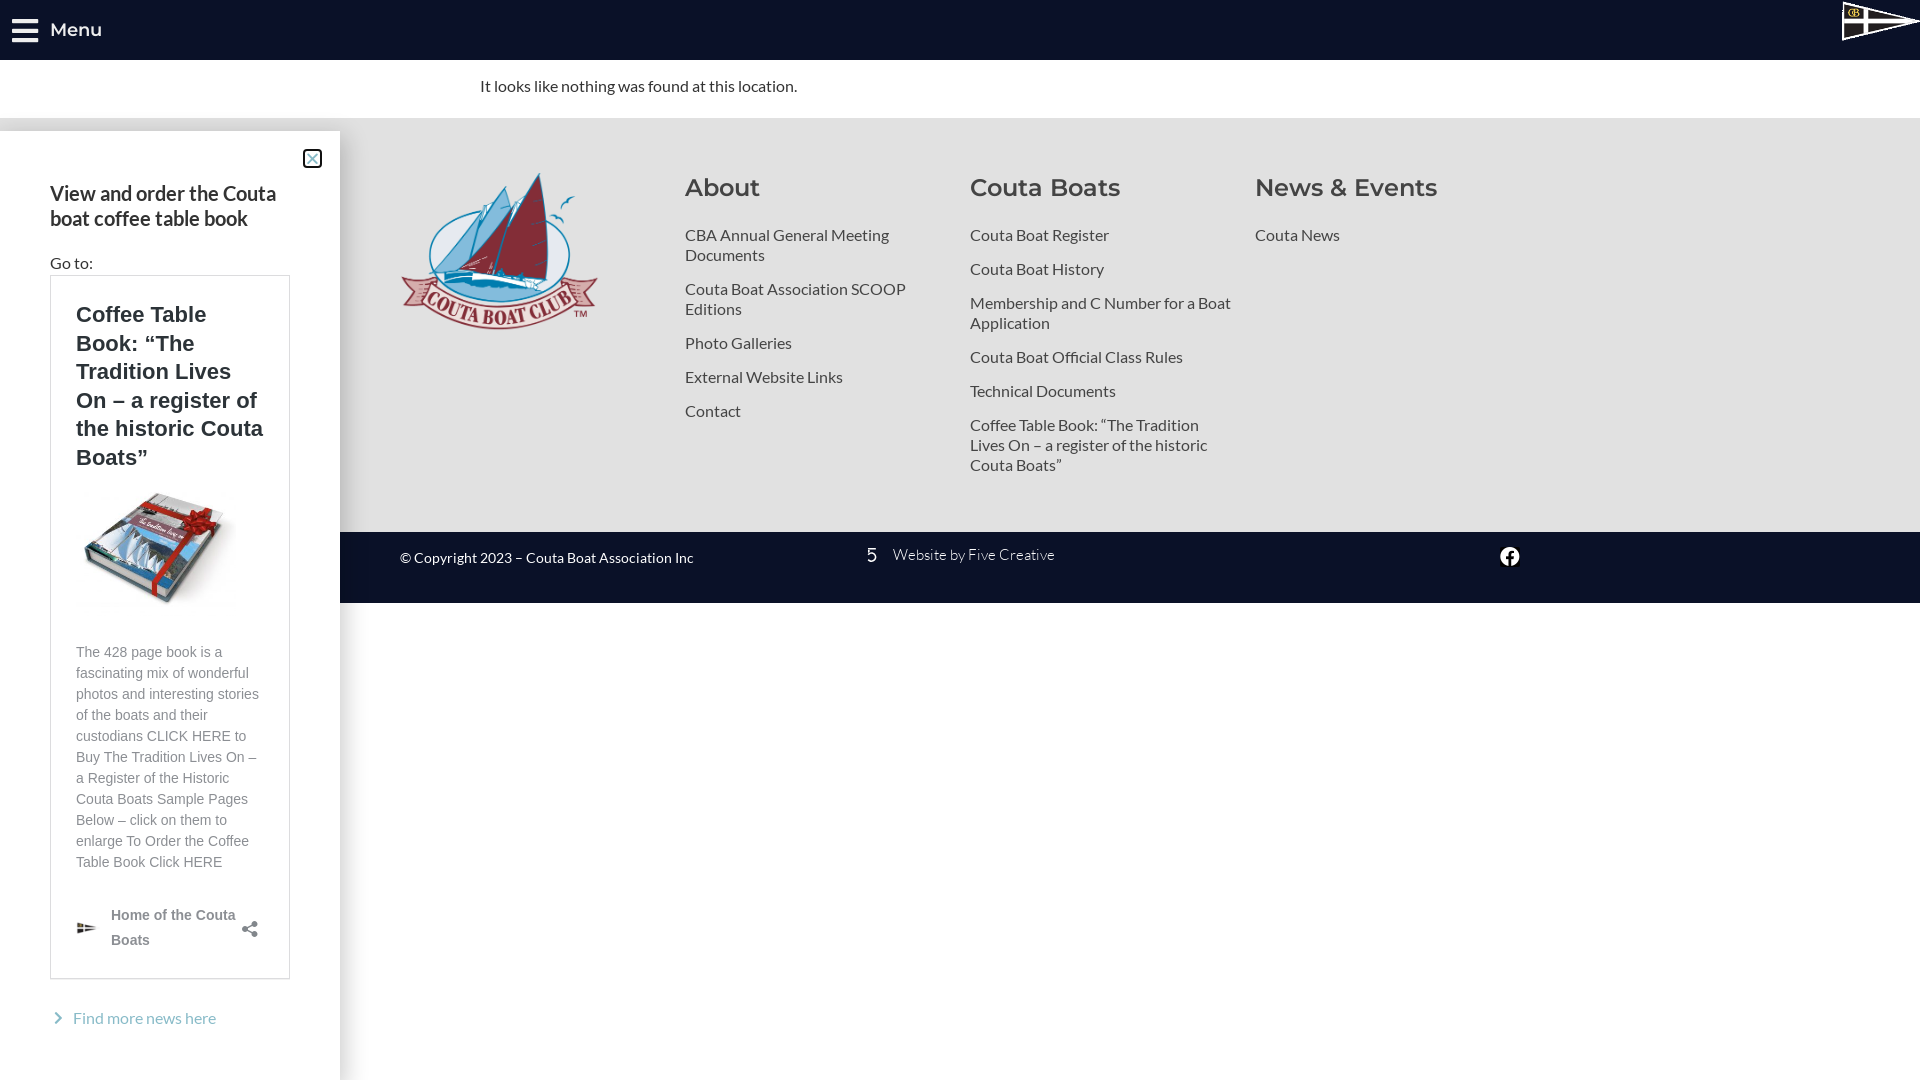 The image size is (1920, 1080). I want to click on 'Website by Five Creative', so click(778, 554).